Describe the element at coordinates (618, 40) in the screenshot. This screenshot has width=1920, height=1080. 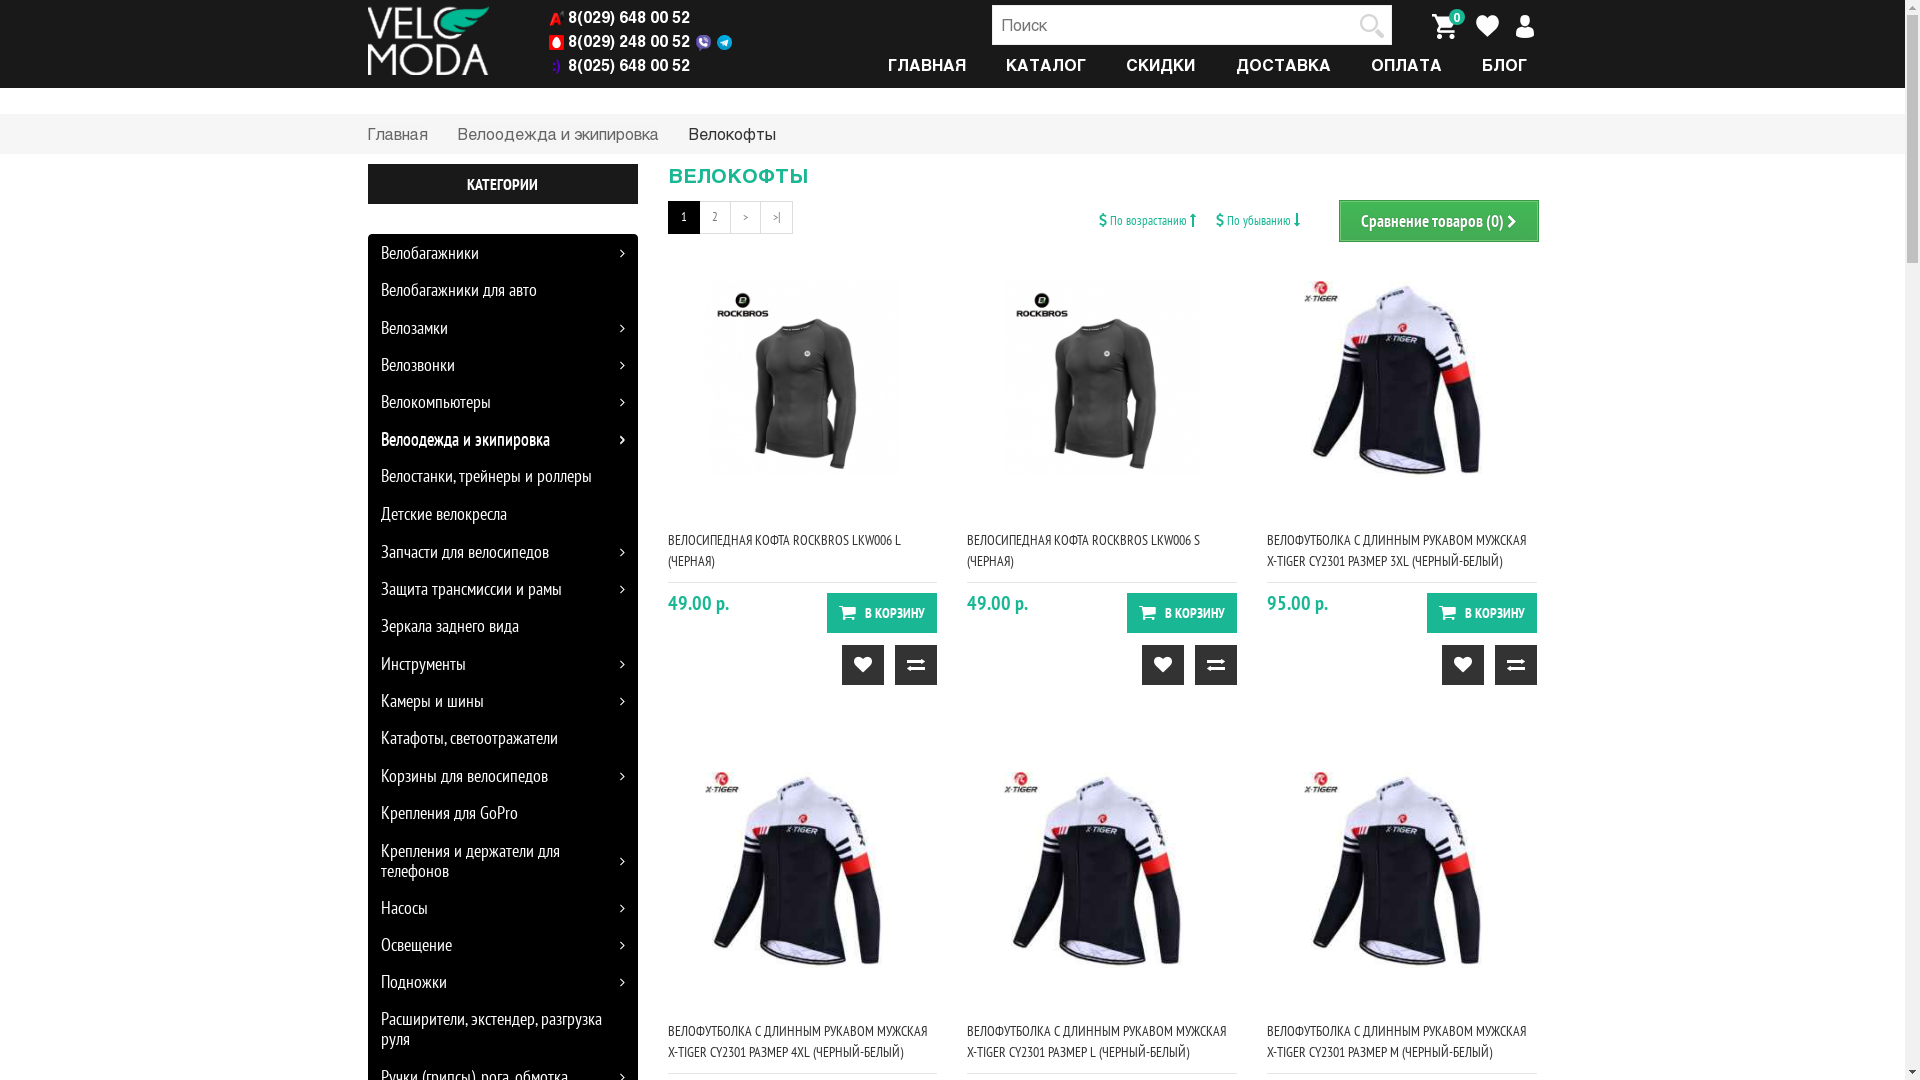
I see `'8(029) 248 00 52'` at that location.